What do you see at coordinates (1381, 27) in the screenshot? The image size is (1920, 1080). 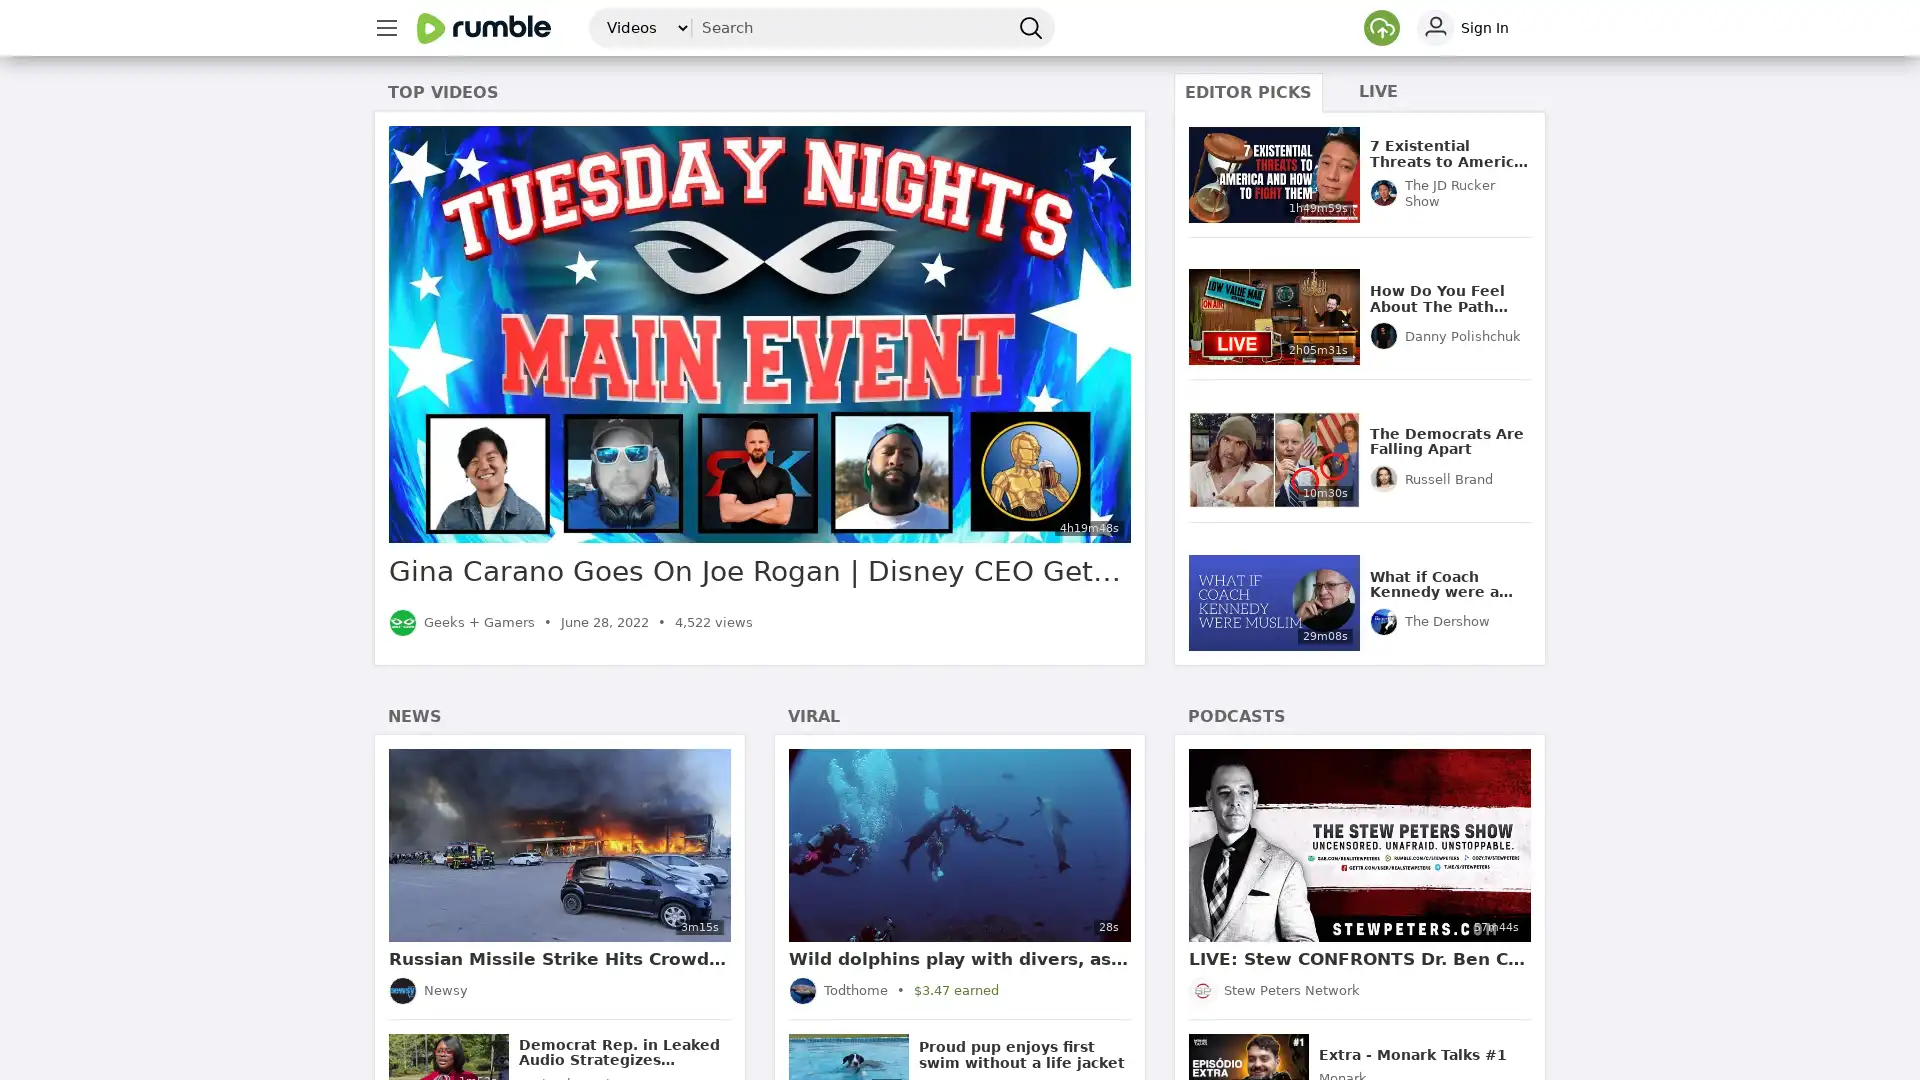 I see `Upload` at bounding box center [1381, 27].